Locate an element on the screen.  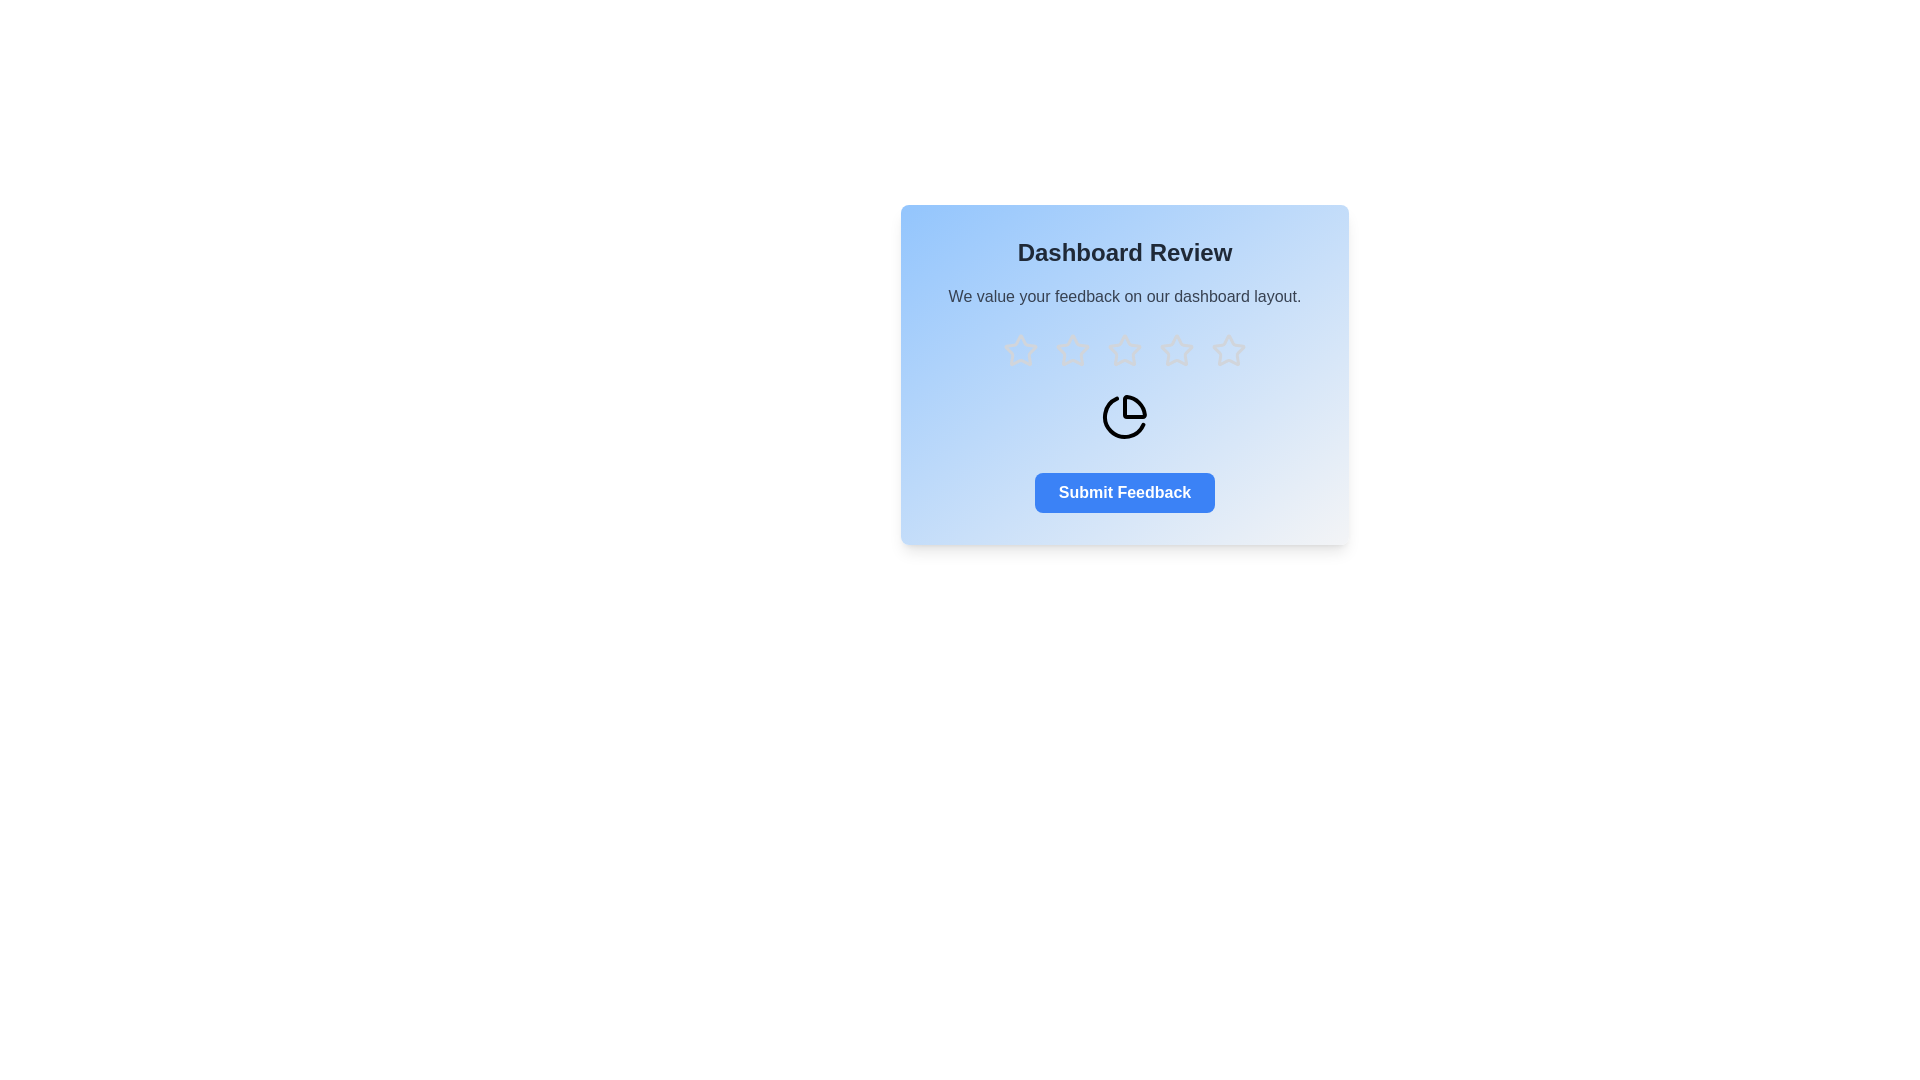
the star corresponding to the rating 5 is located at coordinates (1227, 350).